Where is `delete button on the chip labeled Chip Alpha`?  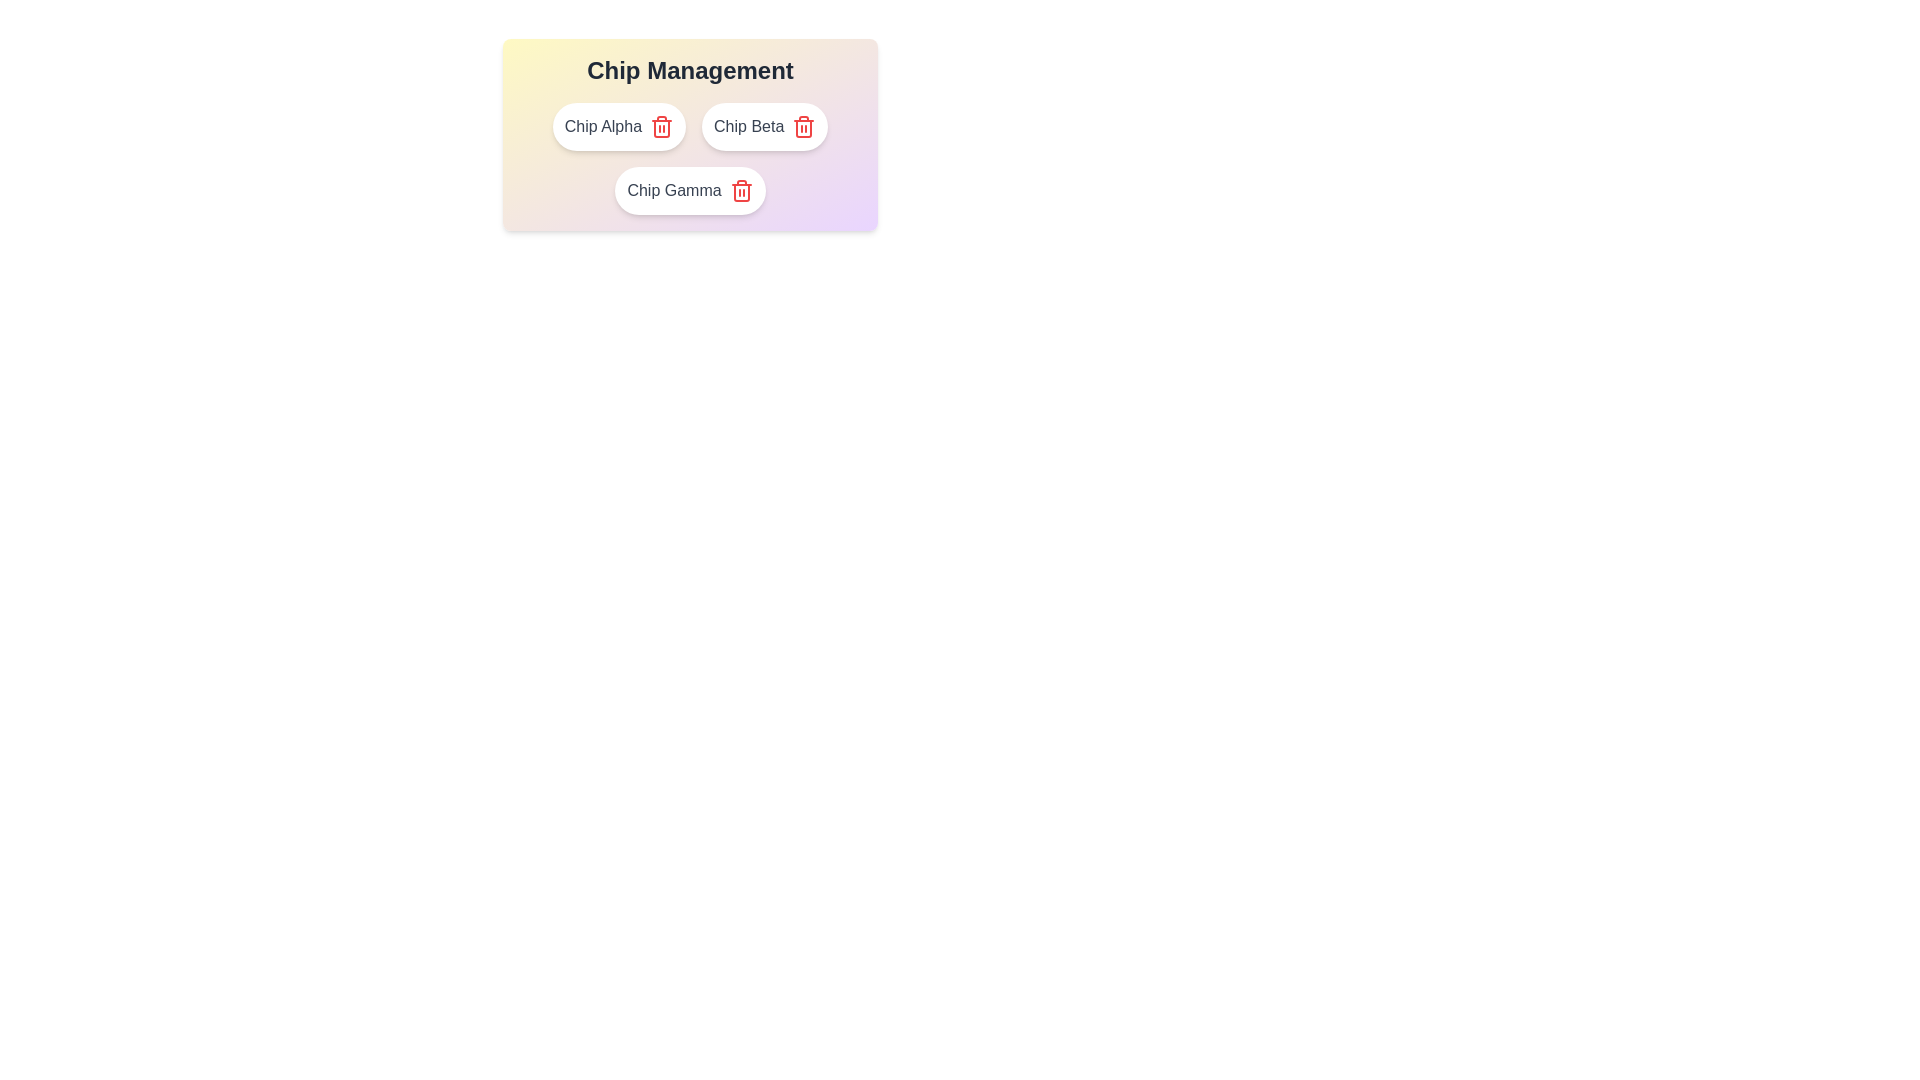 delete button on the chip labeled Chip Alpha is located at coordinates (662, 127).